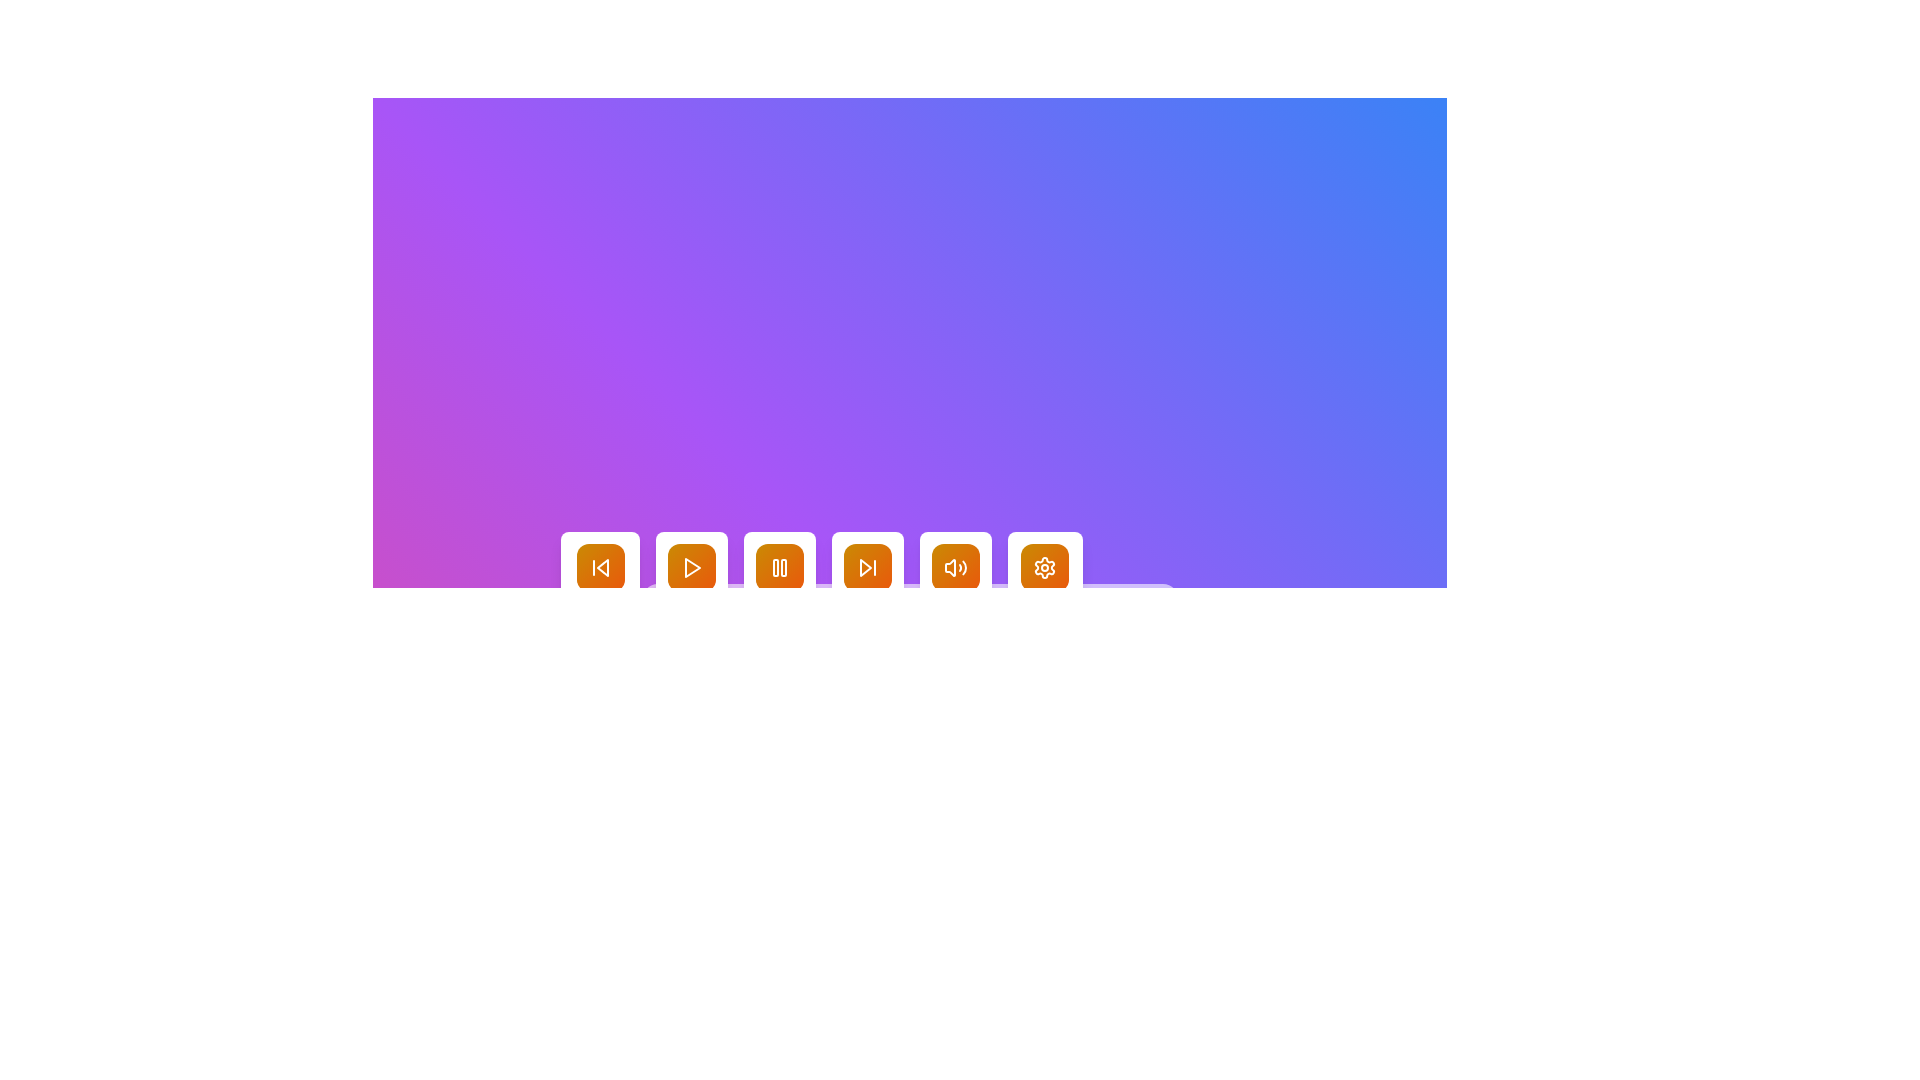 Image resolution: width=1920 pixels, height=1080 pixels. I want to click on the square 'Play' button with rounded edges that has a gradient fill from yellow to orange and a white 'play' icon in the center, so click(691, 582).